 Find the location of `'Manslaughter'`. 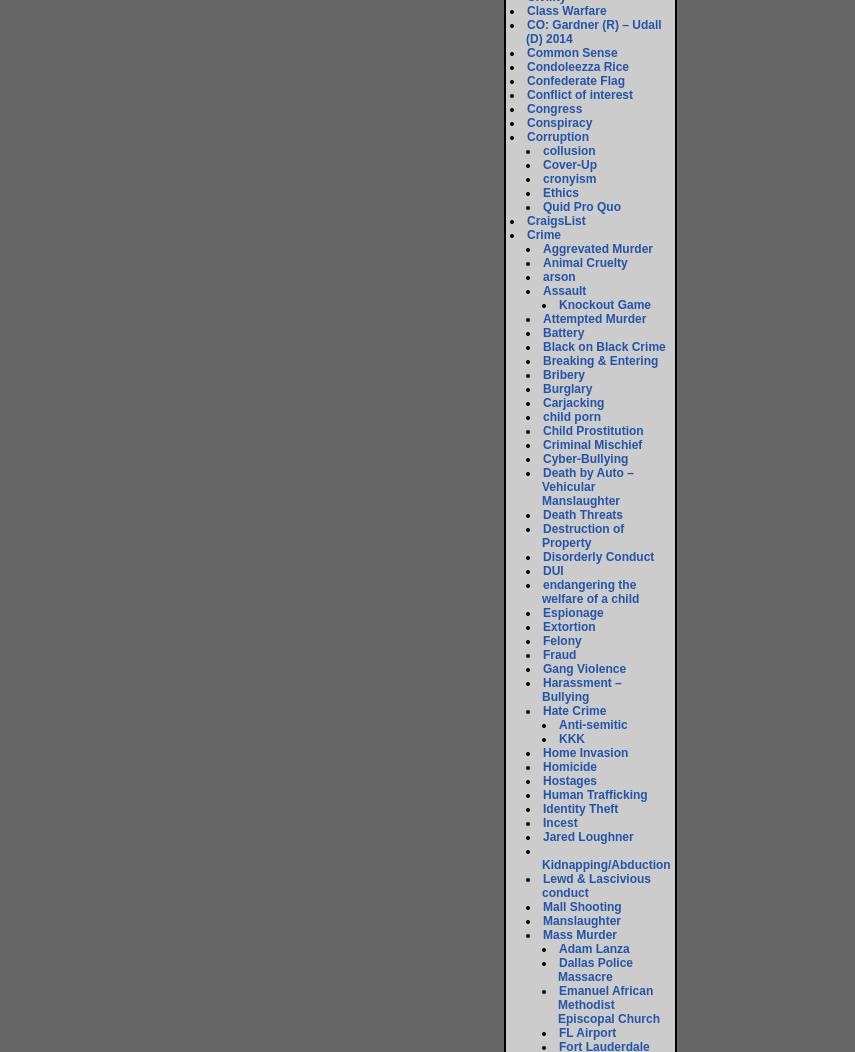

'Manslaughter' is located at coordinates (543, 920).